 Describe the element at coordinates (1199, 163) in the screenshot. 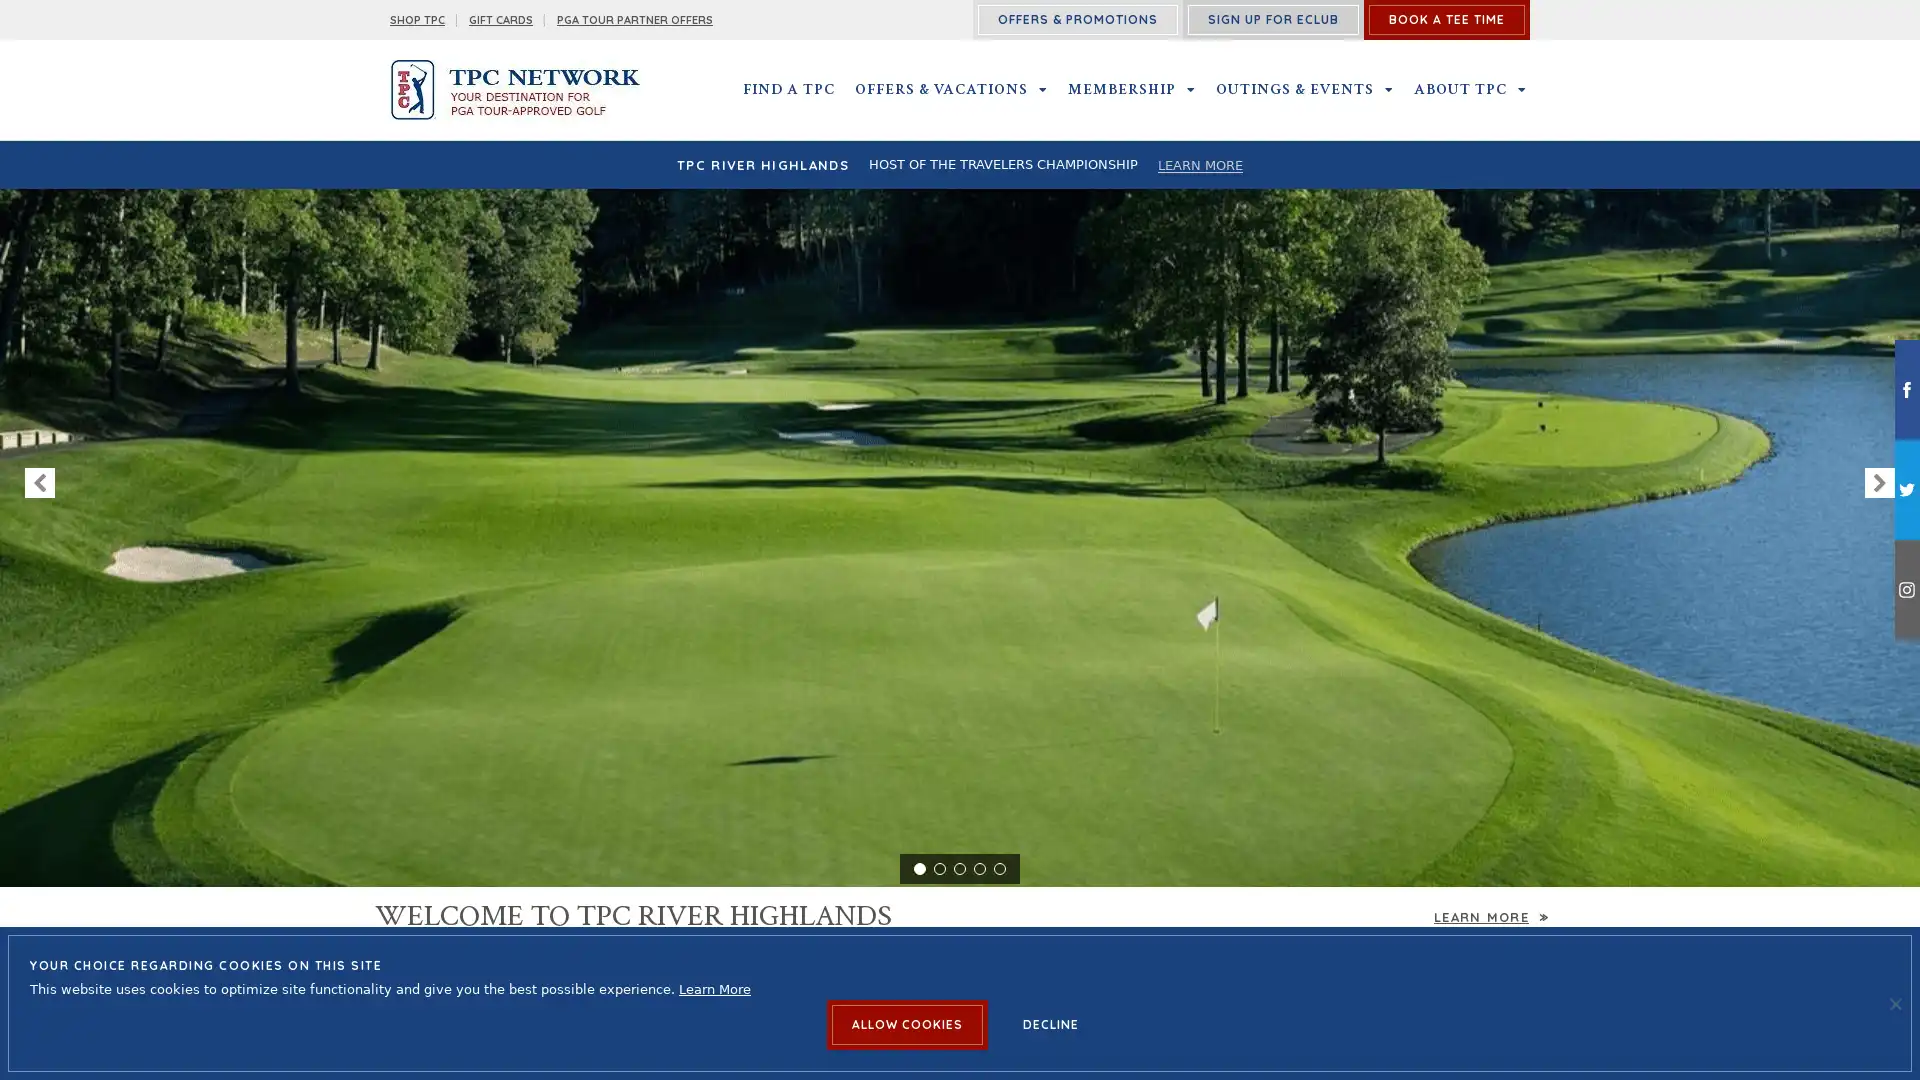

I see `LEARN MORE` at that location.